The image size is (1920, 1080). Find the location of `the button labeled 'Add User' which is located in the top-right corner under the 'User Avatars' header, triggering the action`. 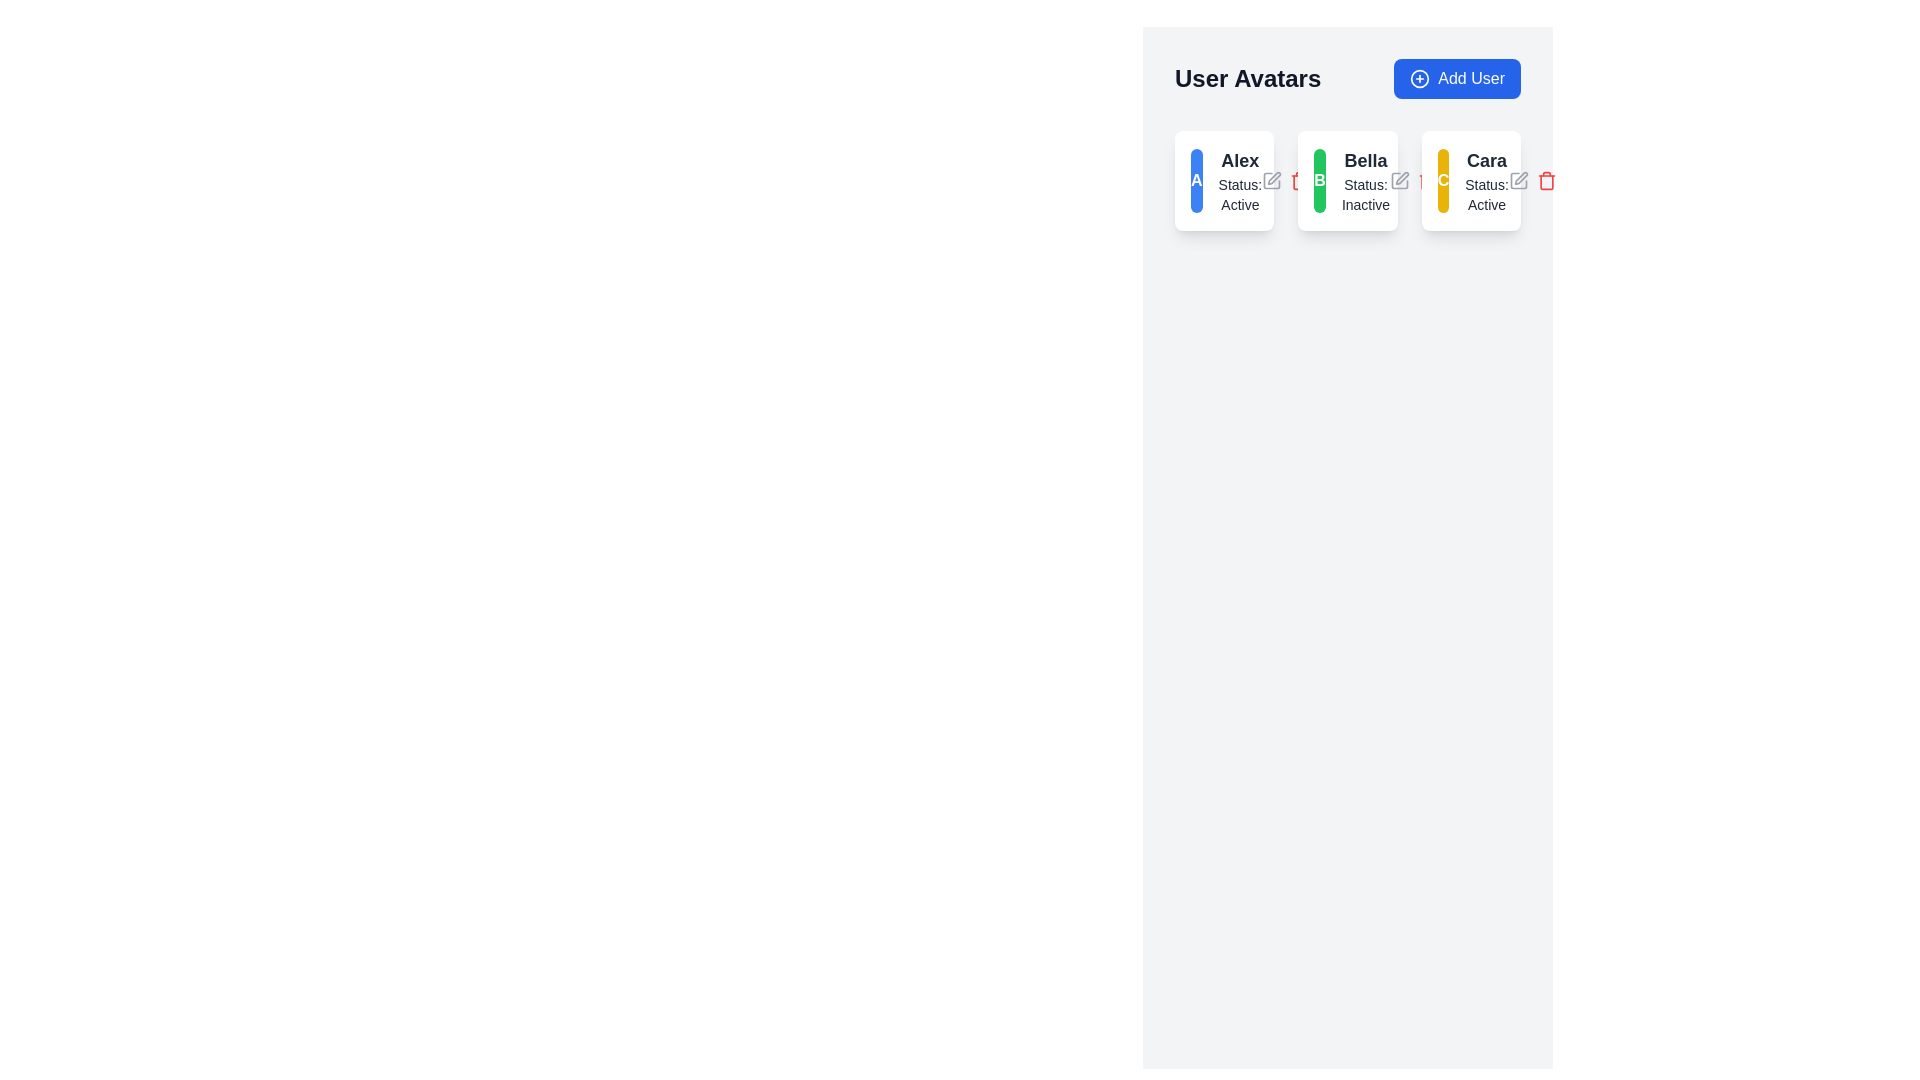

the button labeled 'Add User' which is located in the top-right corner under the 'User Avatars' header, triggering the action is located at coordinates (1419, 77).